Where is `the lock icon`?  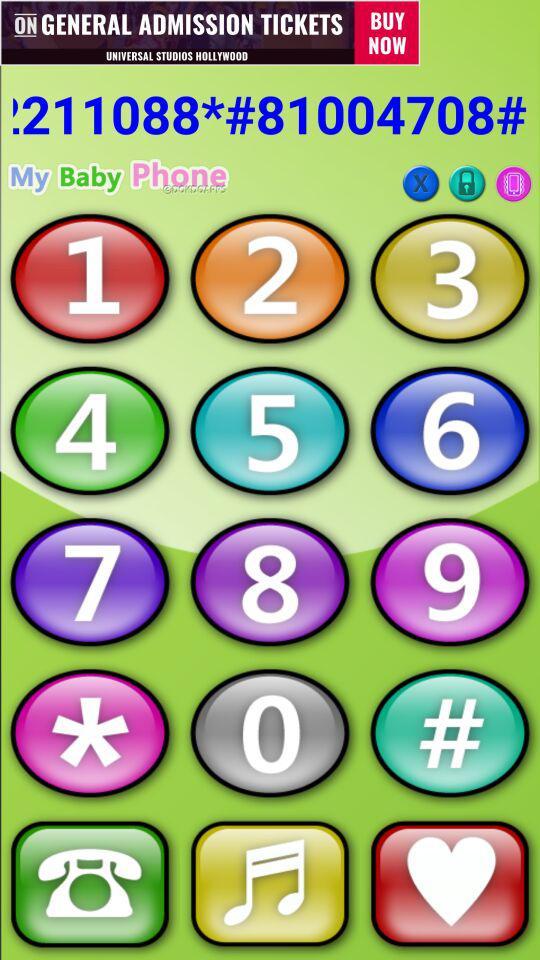
the lock icon is located at coordinates (467, 183).